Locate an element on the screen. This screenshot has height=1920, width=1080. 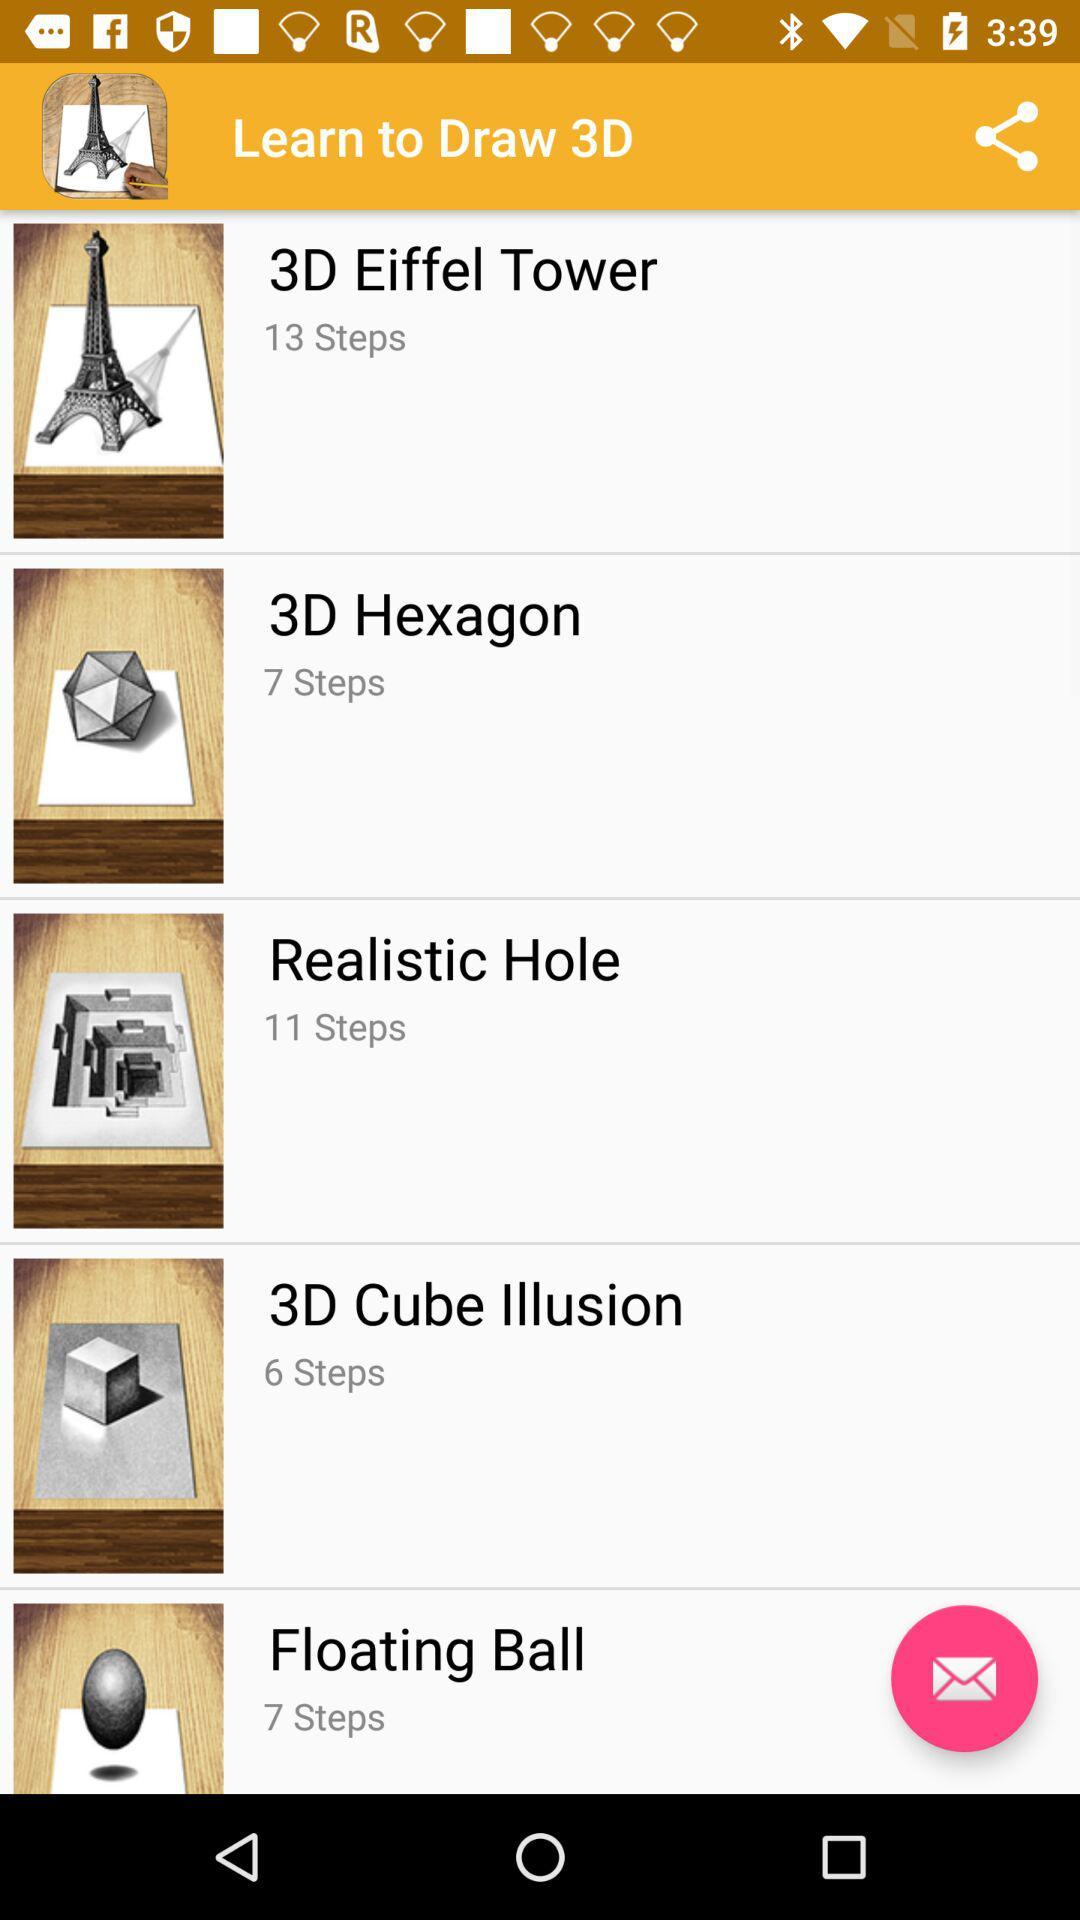
the app below the 3d eiffel tower icon is located at coordinates (333, 336).